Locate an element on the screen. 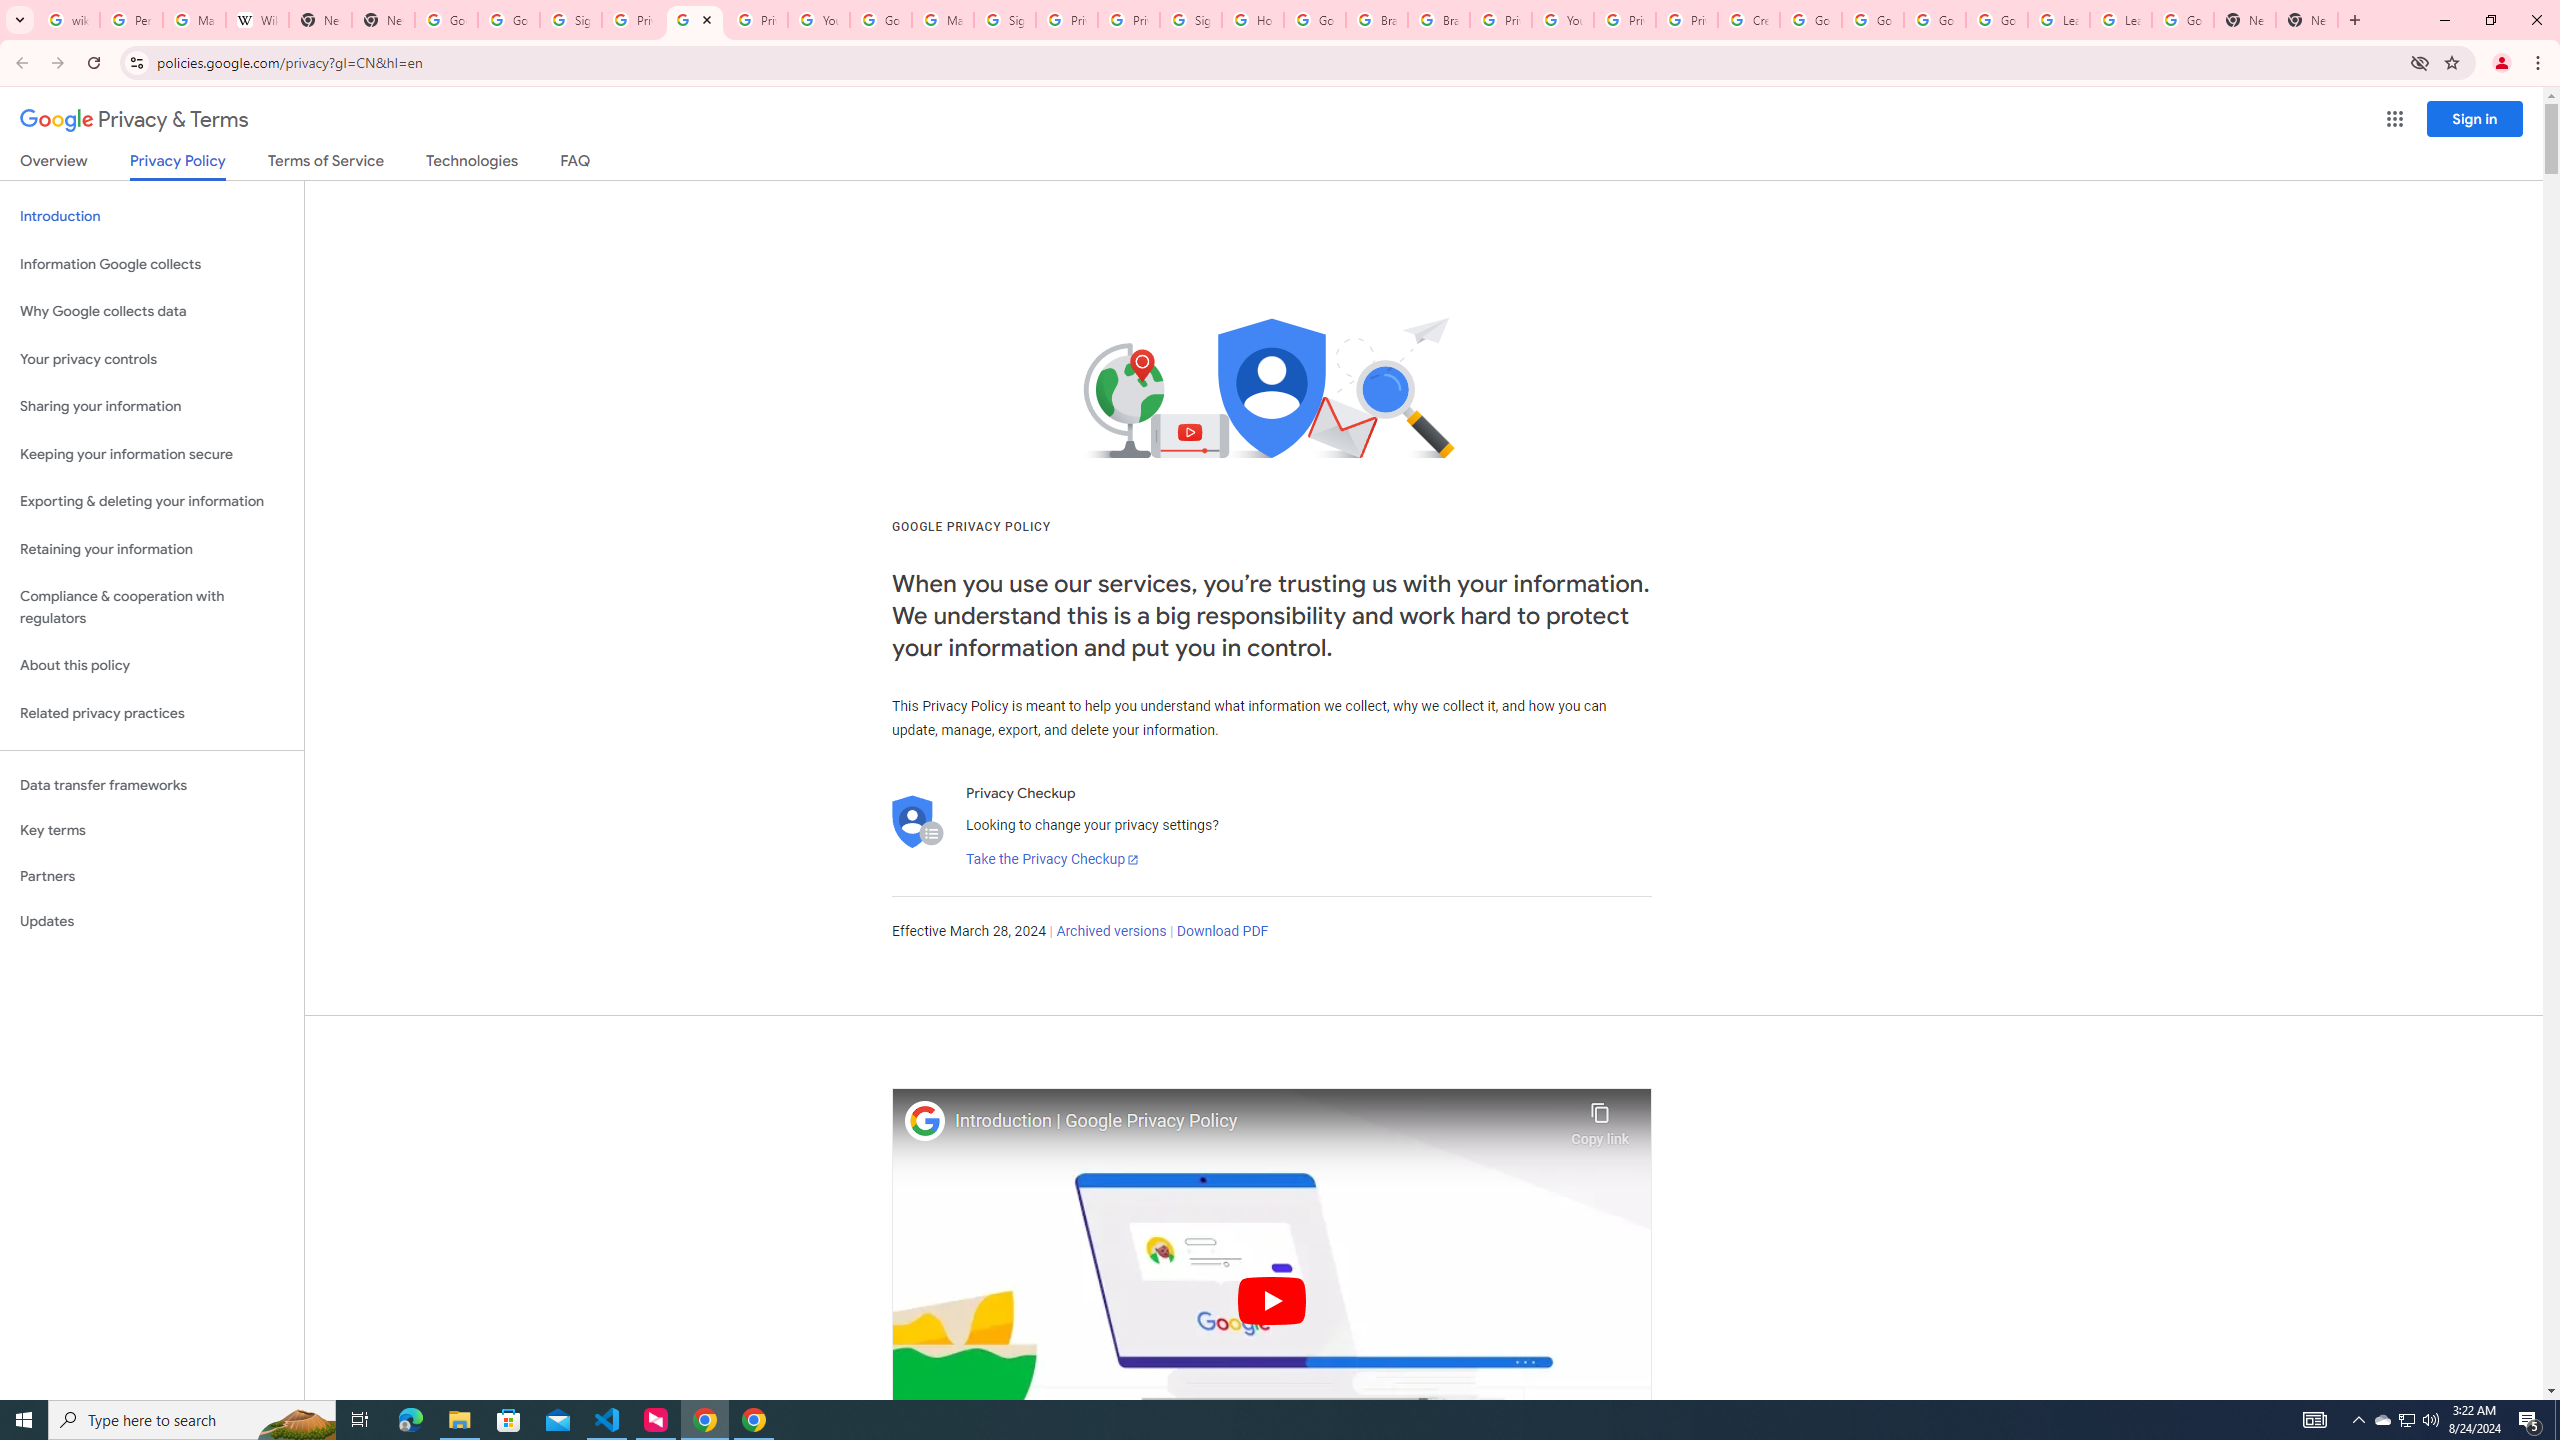 The width and height of the screenshot is (2560, 1440). 'Brand Resource Center' is located at coordinates (1438, 19).